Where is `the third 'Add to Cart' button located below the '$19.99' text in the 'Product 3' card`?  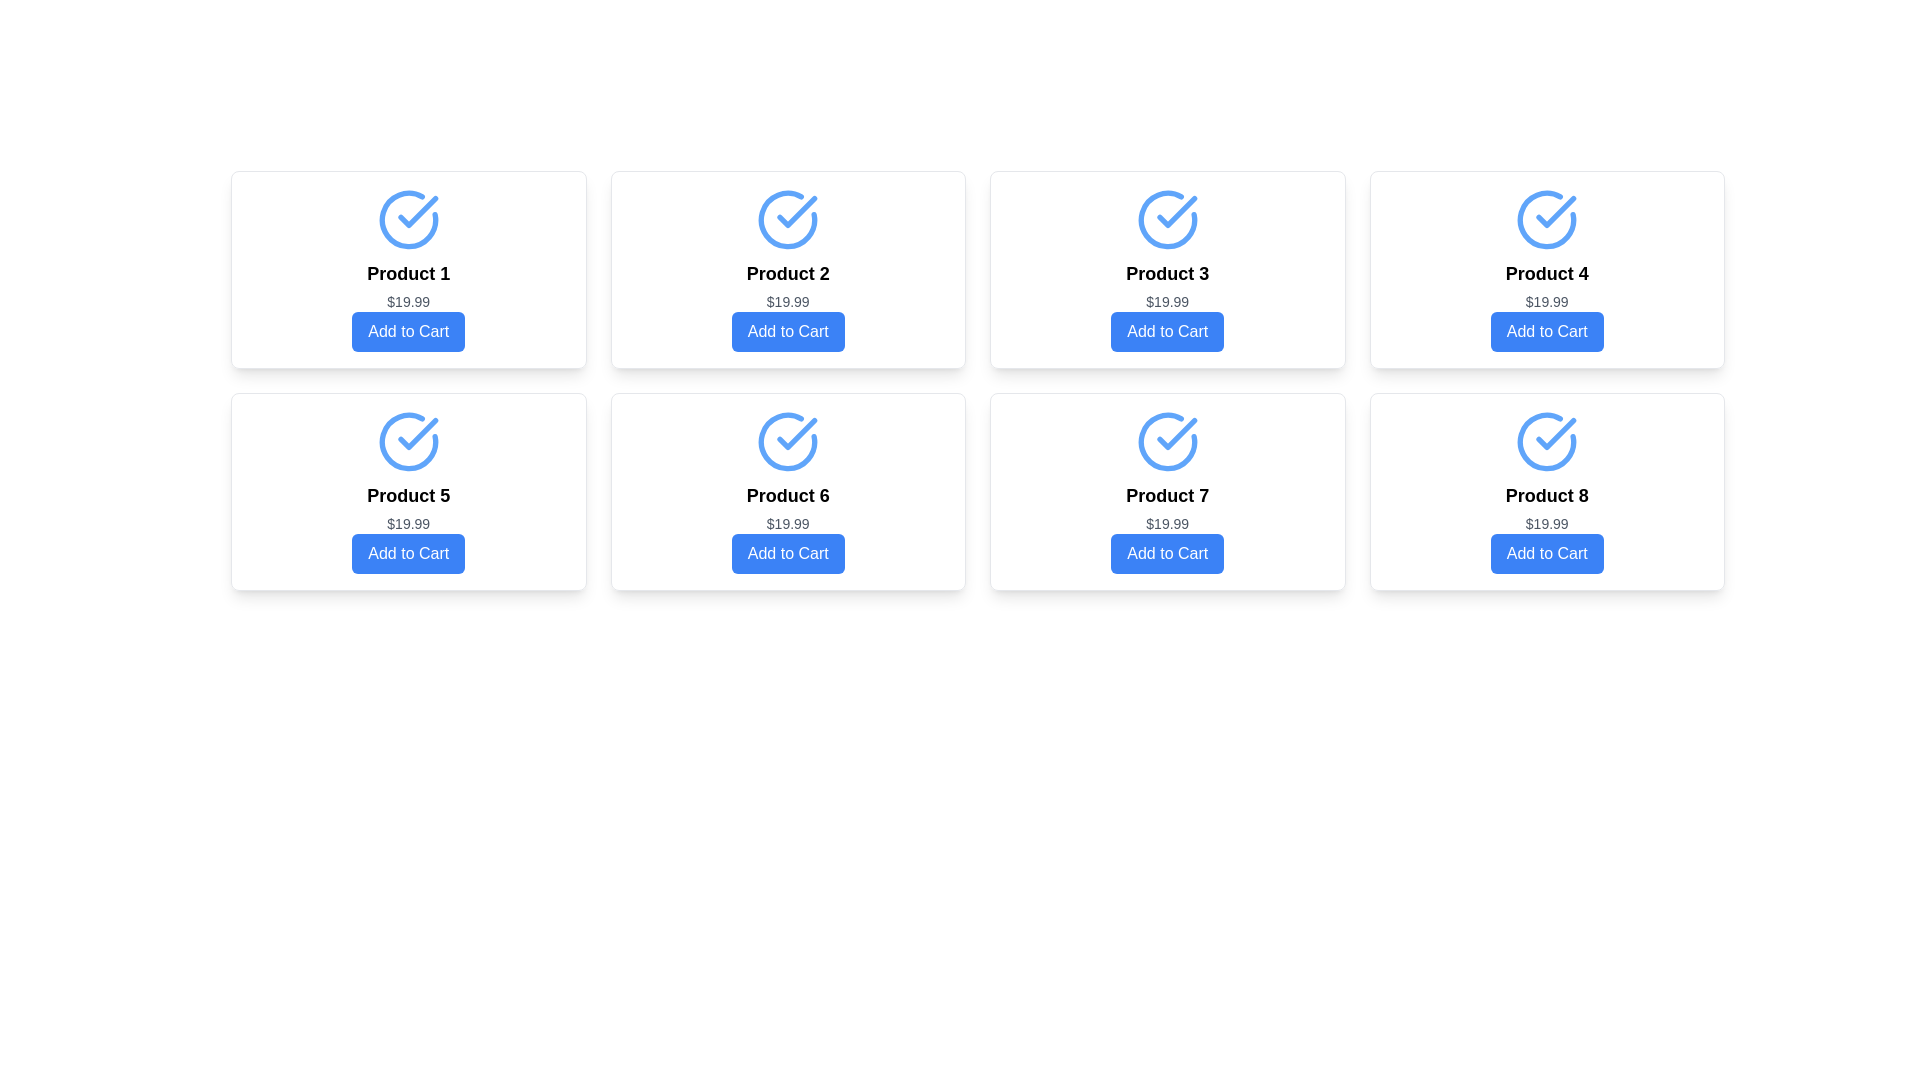 the third 'Add to Cart' button located below the '$19.99' text in the 'Product 3' card is located at coordinates (1167, 330).